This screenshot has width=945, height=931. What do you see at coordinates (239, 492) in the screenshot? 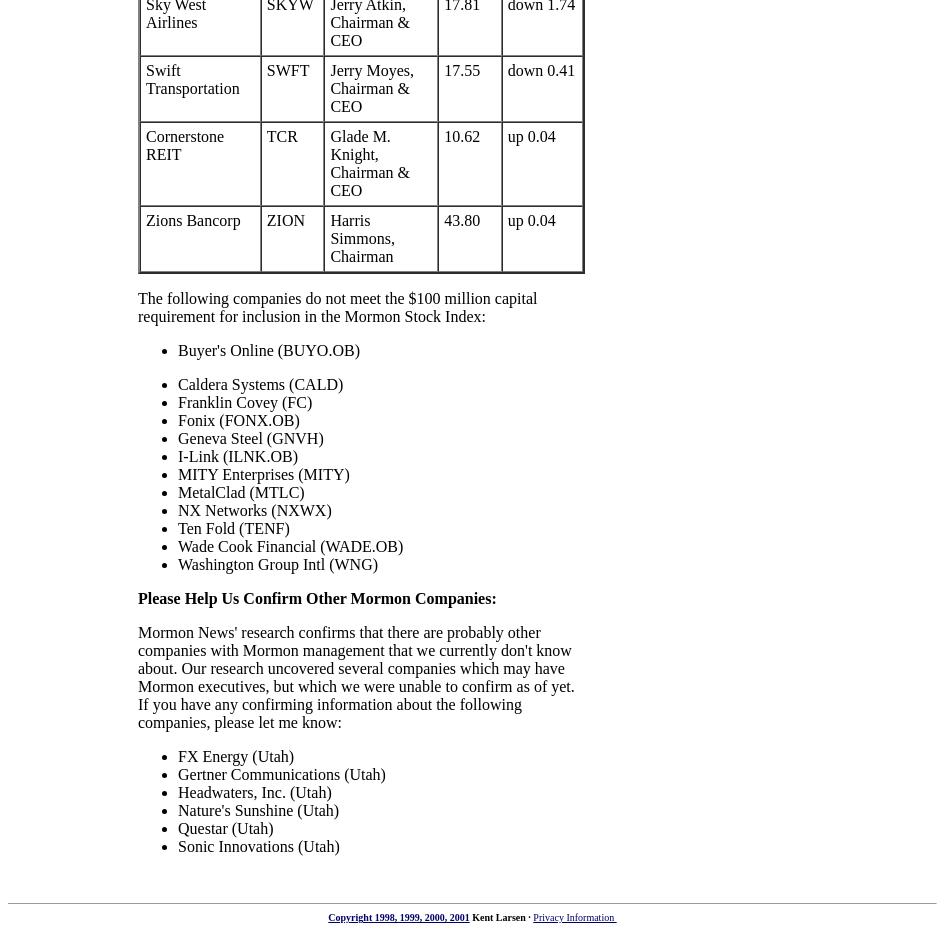
I see `'MetalClad (MTLC)'` at bounding box center [239, 492].